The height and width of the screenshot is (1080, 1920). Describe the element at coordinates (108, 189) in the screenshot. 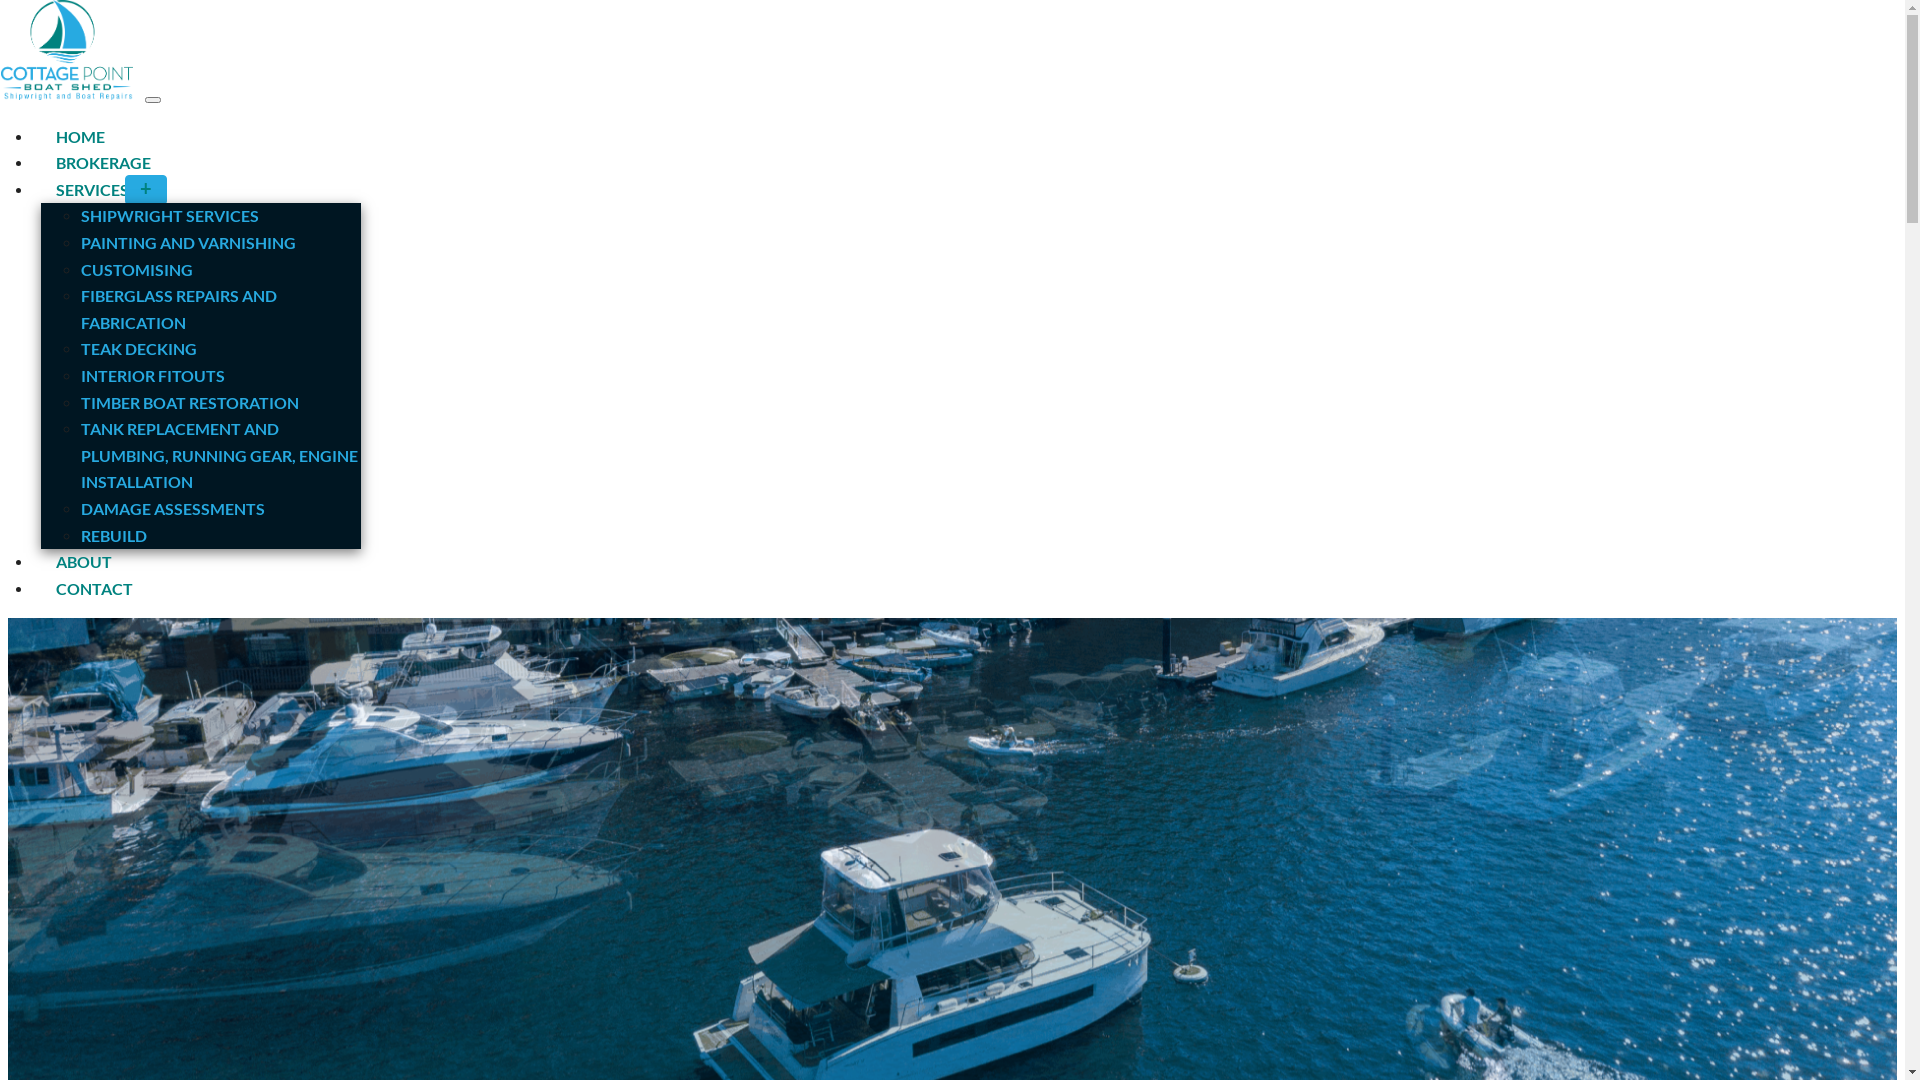

I see `'SERVICES'` at that location.